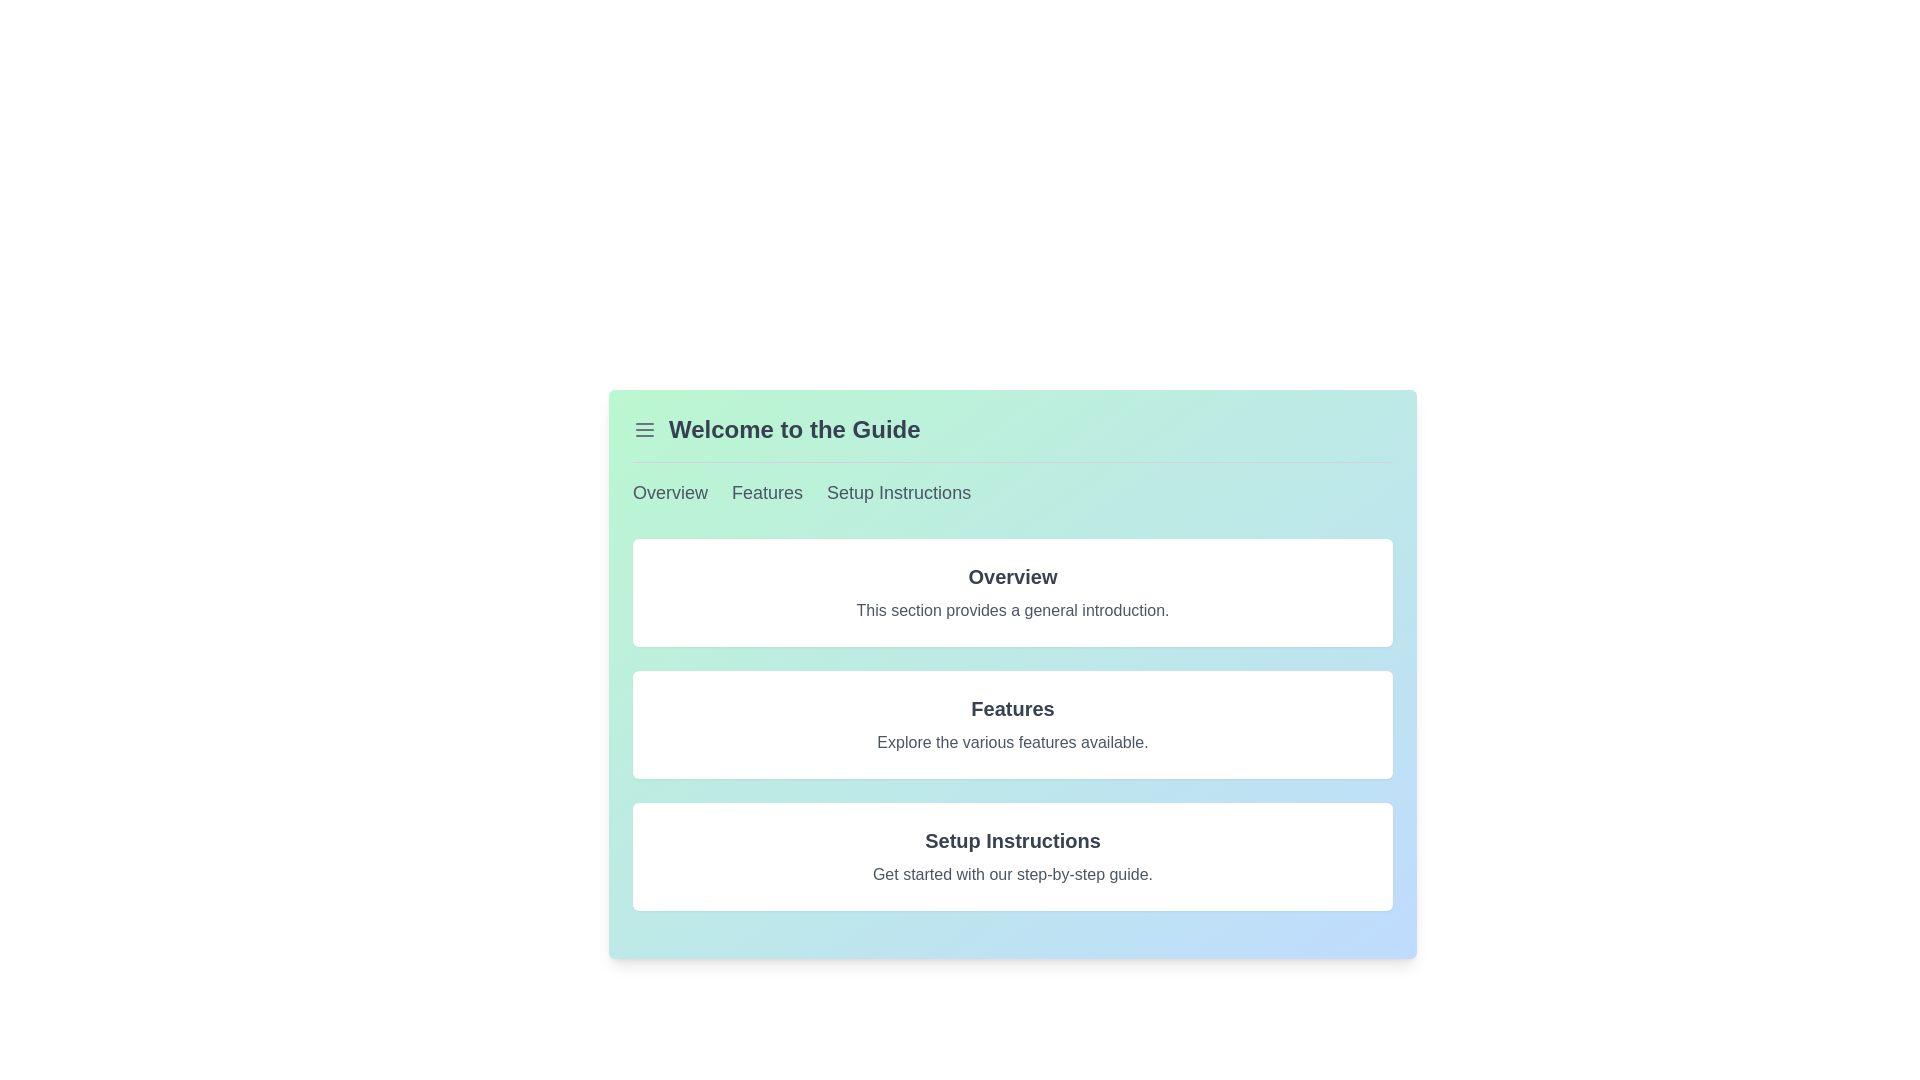  I want to click on the Hamburger menu icon located at the top-left corner of the card section, so click(644, 428).